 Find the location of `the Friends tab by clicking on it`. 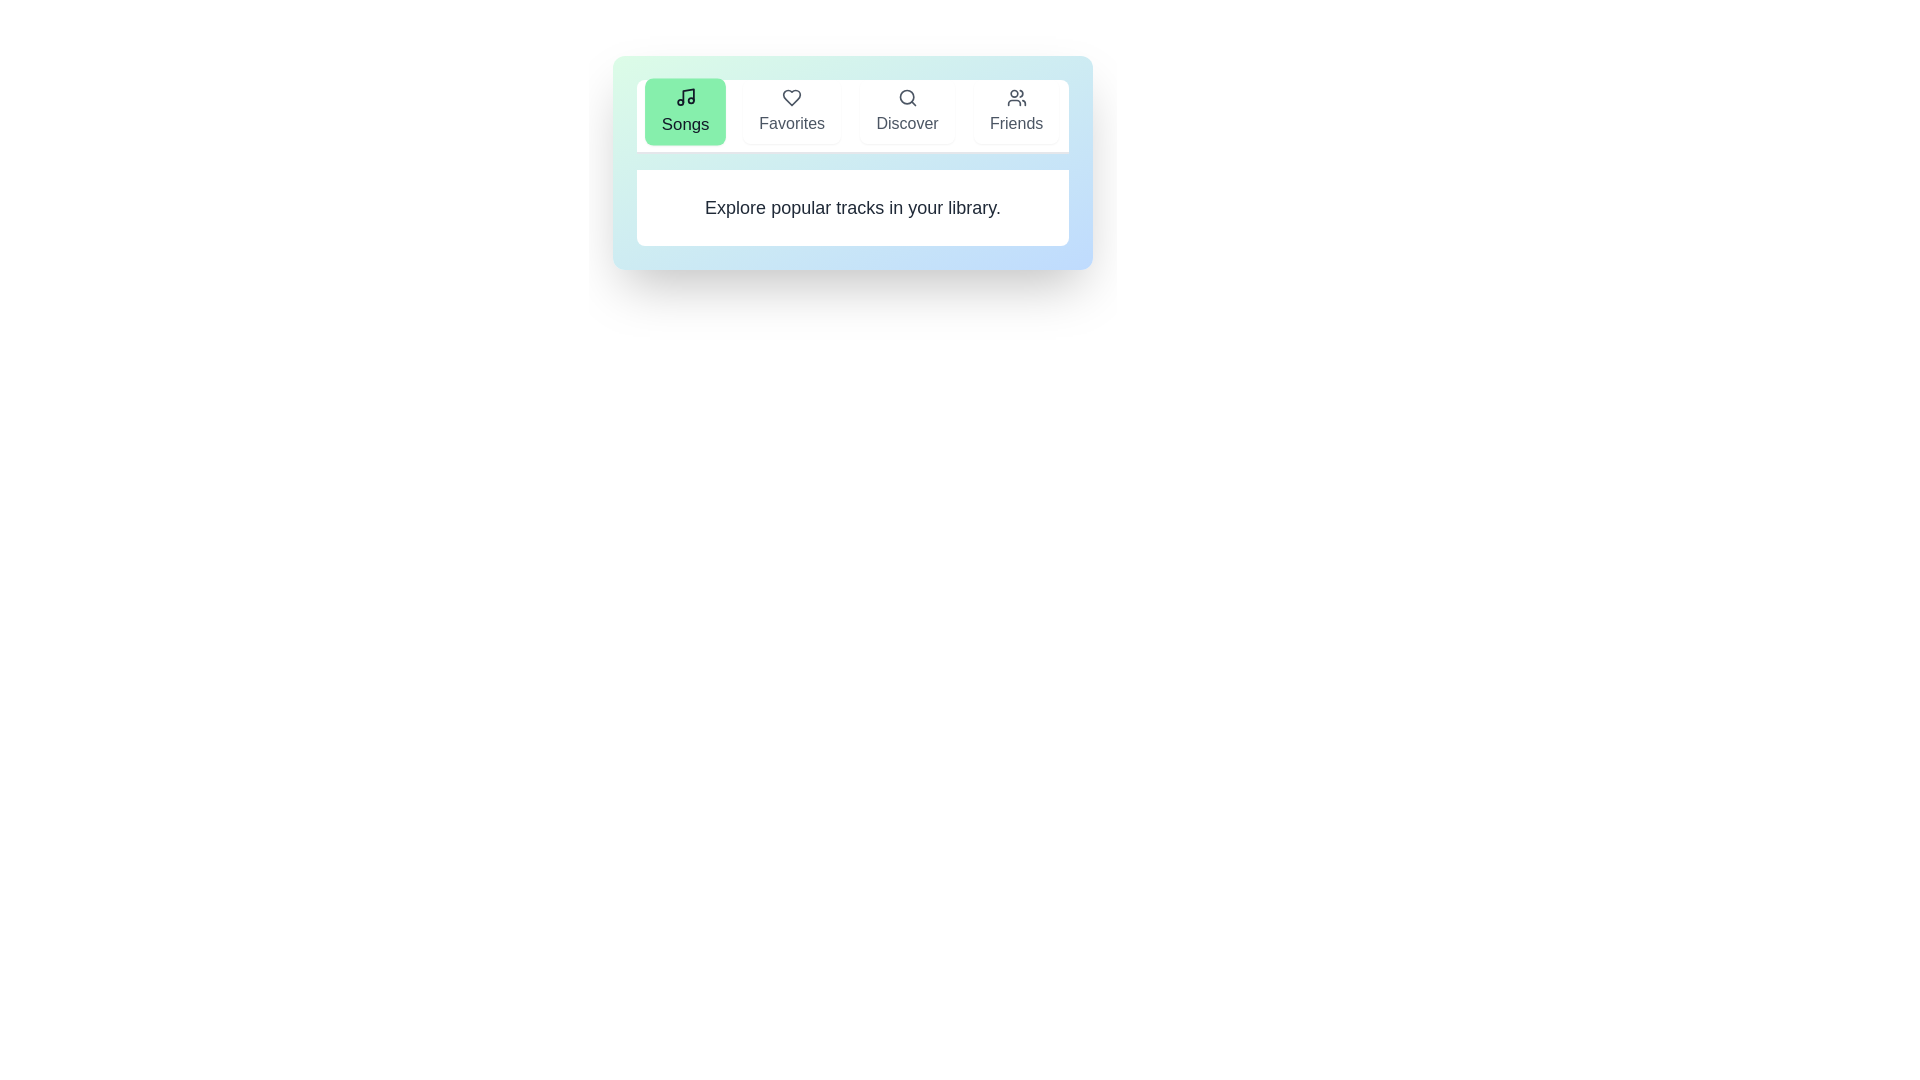

the Friends tab by clicking on it is located at coordinates (1016, 111).